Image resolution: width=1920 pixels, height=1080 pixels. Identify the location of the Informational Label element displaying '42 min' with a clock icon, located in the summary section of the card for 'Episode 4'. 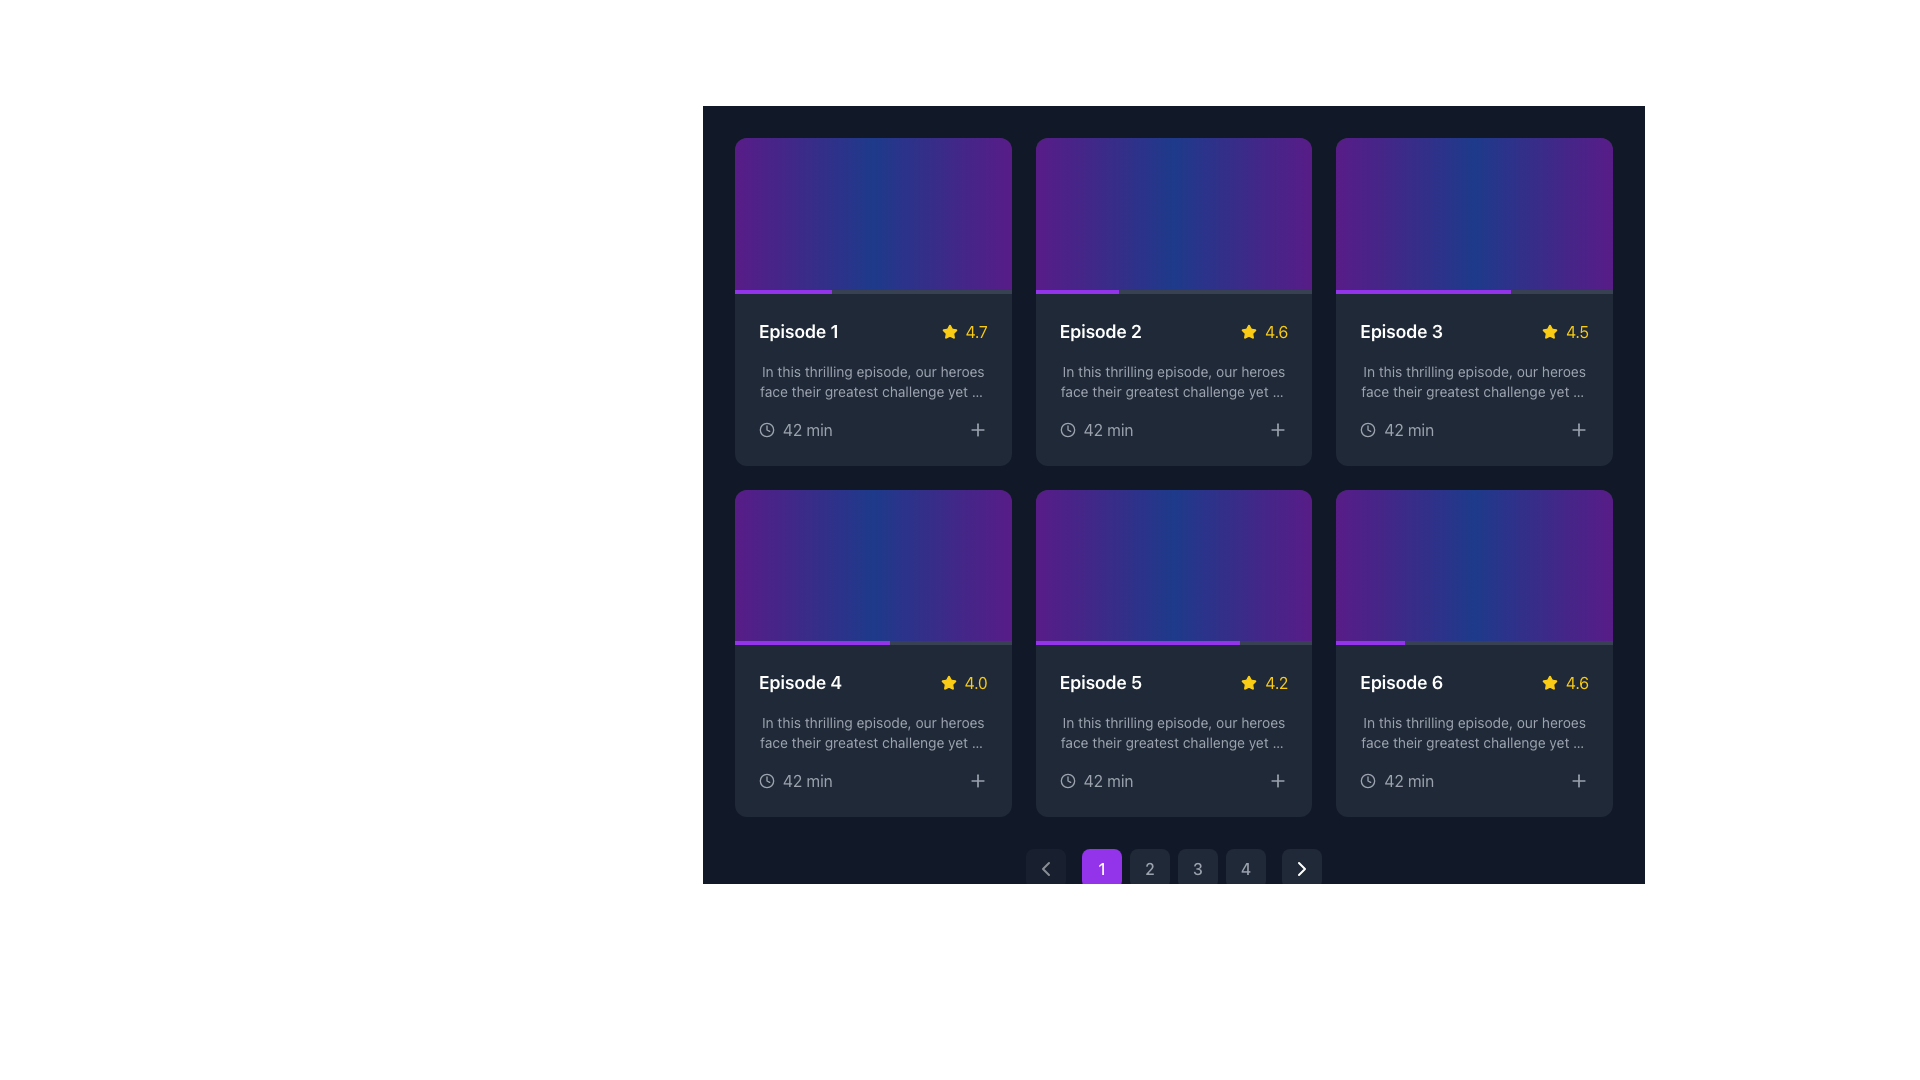
(794, 780).